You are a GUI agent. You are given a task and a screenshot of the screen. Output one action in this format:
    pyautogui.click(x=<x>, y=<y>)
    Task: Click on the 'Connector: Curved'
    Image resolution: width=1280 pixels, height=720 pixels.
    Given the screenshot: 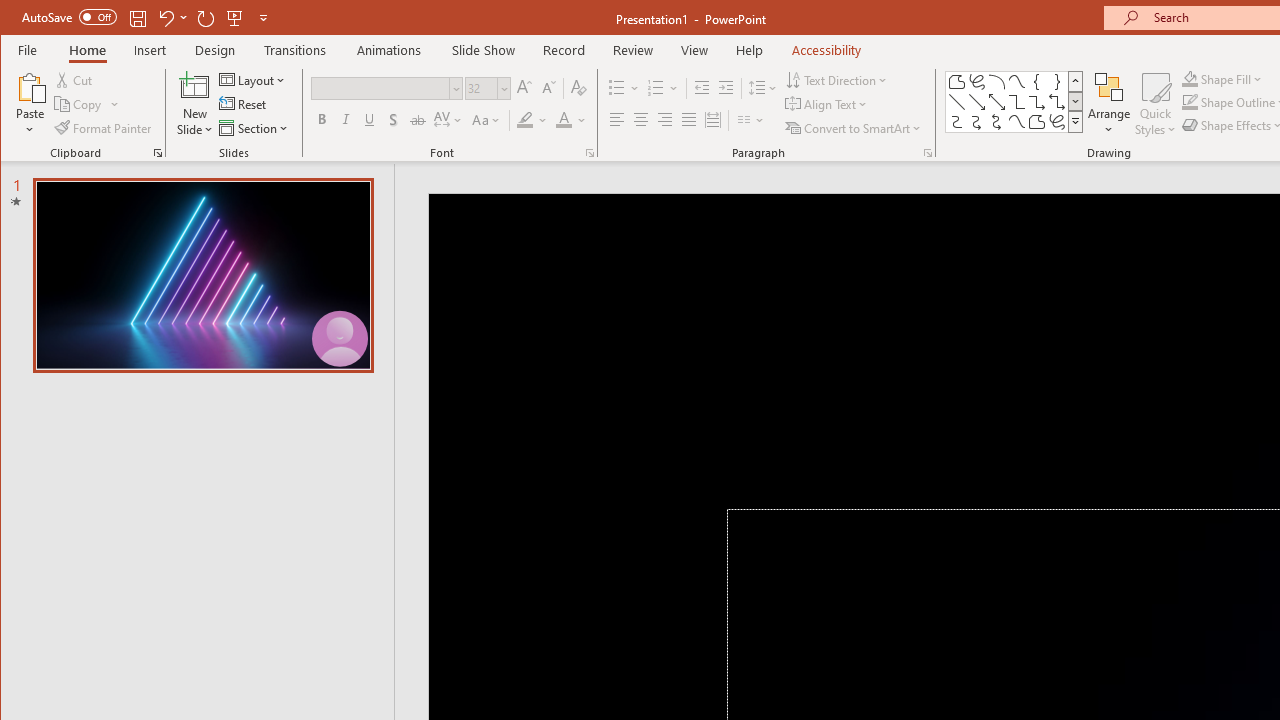 What is the action you would take?
    pyautogui.click(x=955, y=122)
    